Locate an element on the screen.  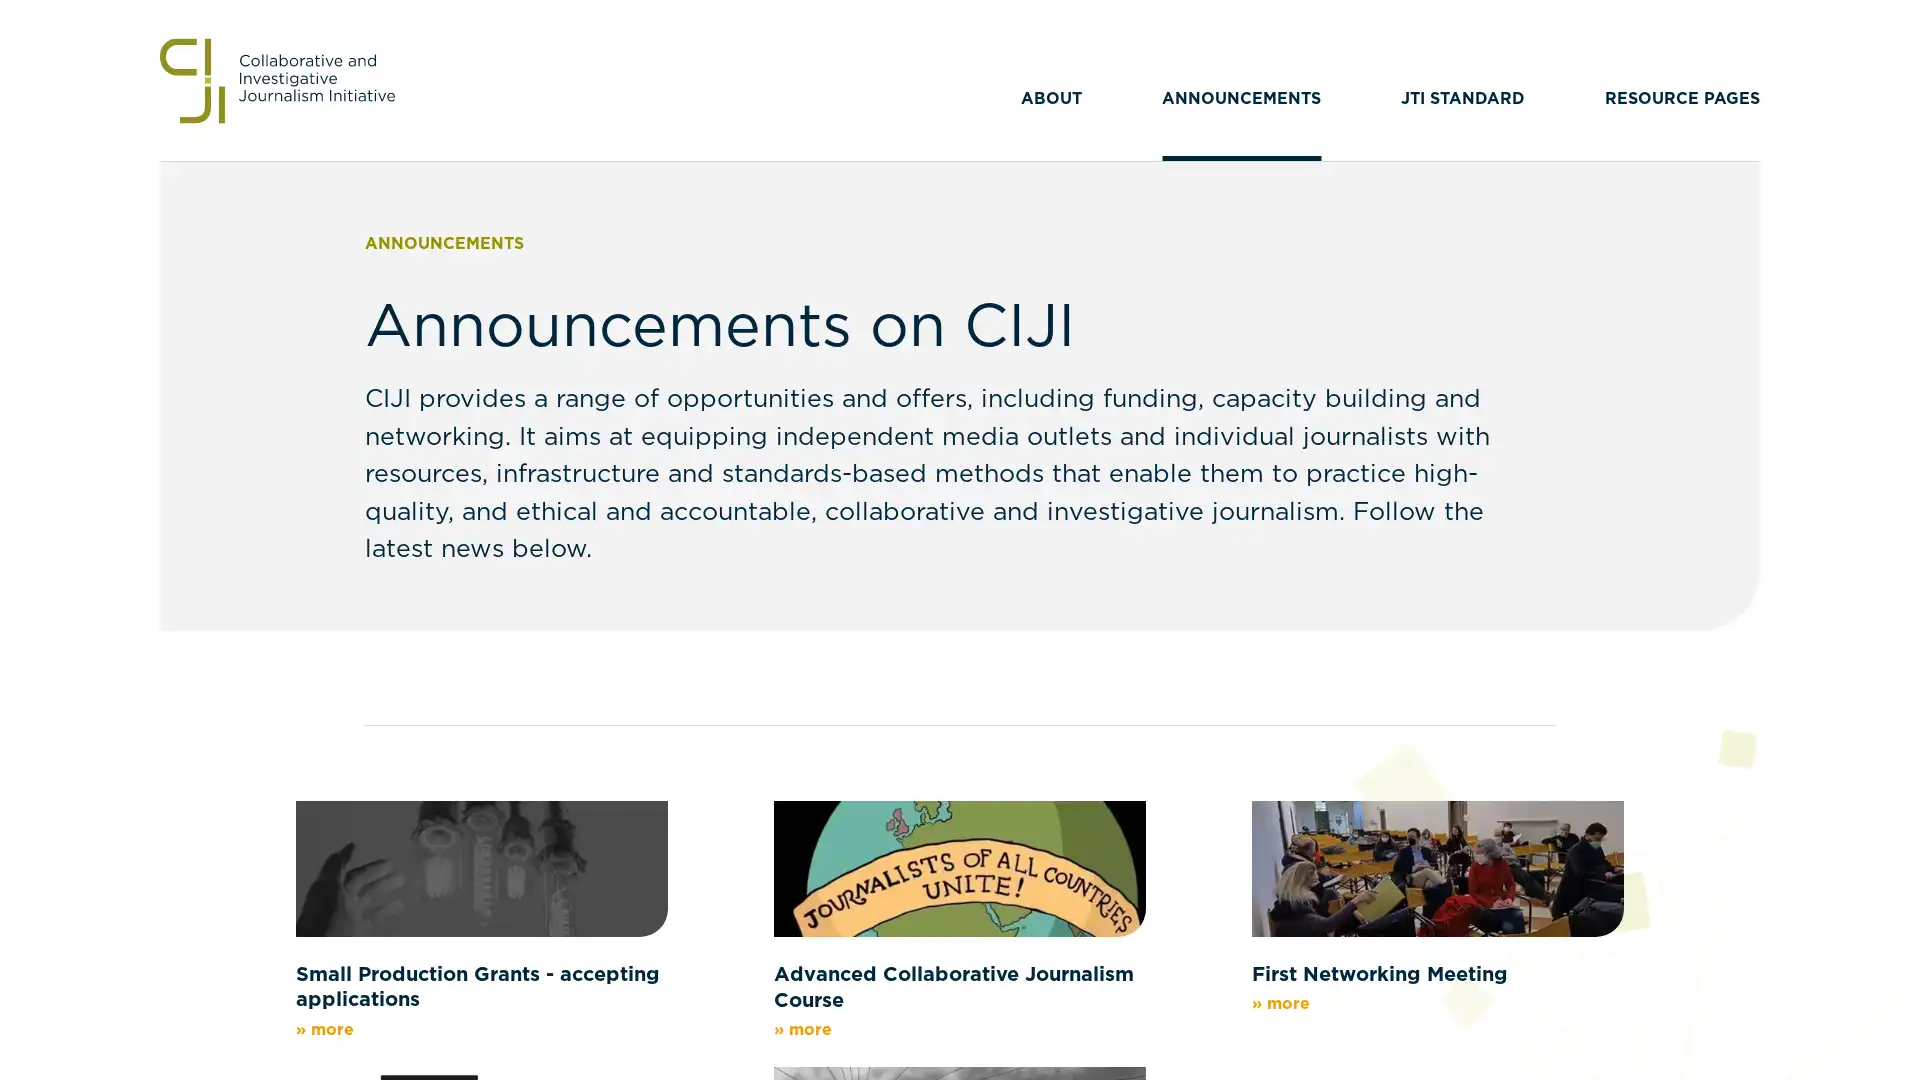
Save Services is located at coordinates (762, 678).